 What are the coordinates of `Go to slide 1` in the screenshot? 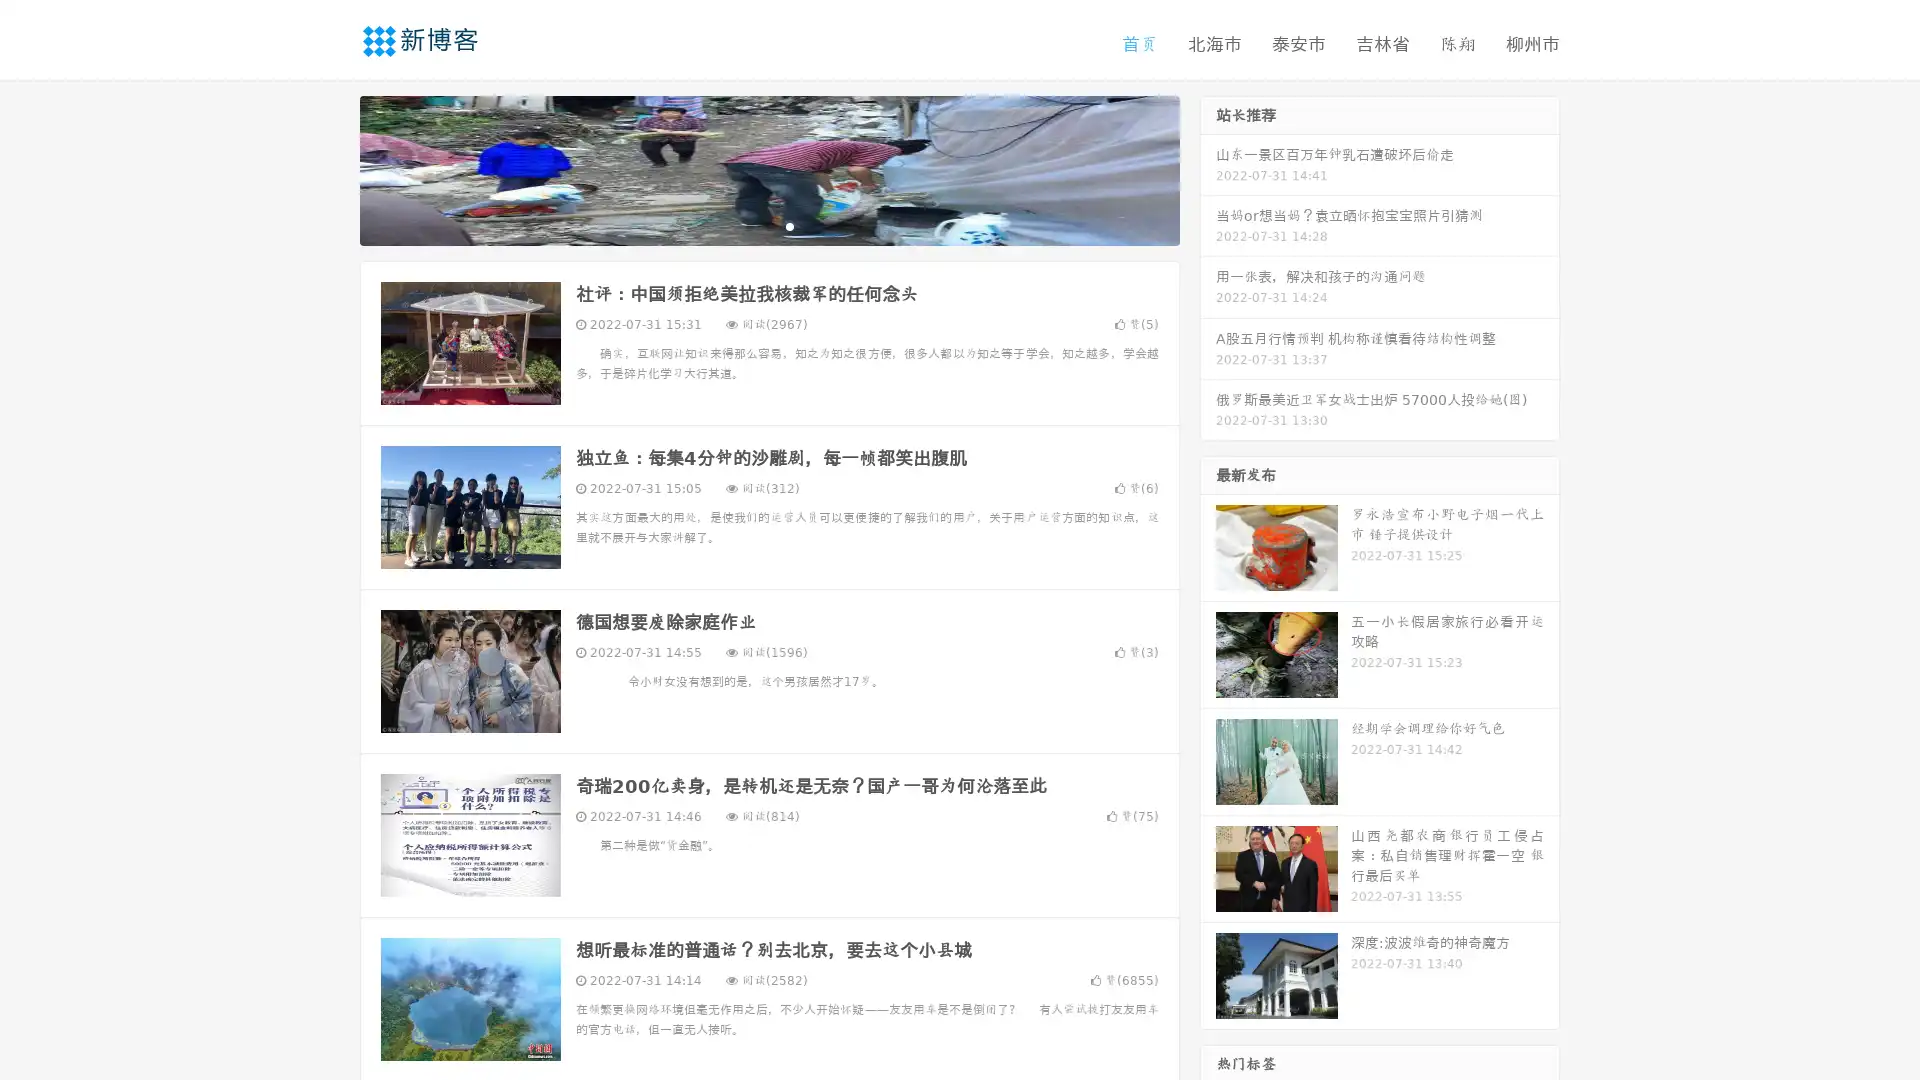 It's located at (748, 225).